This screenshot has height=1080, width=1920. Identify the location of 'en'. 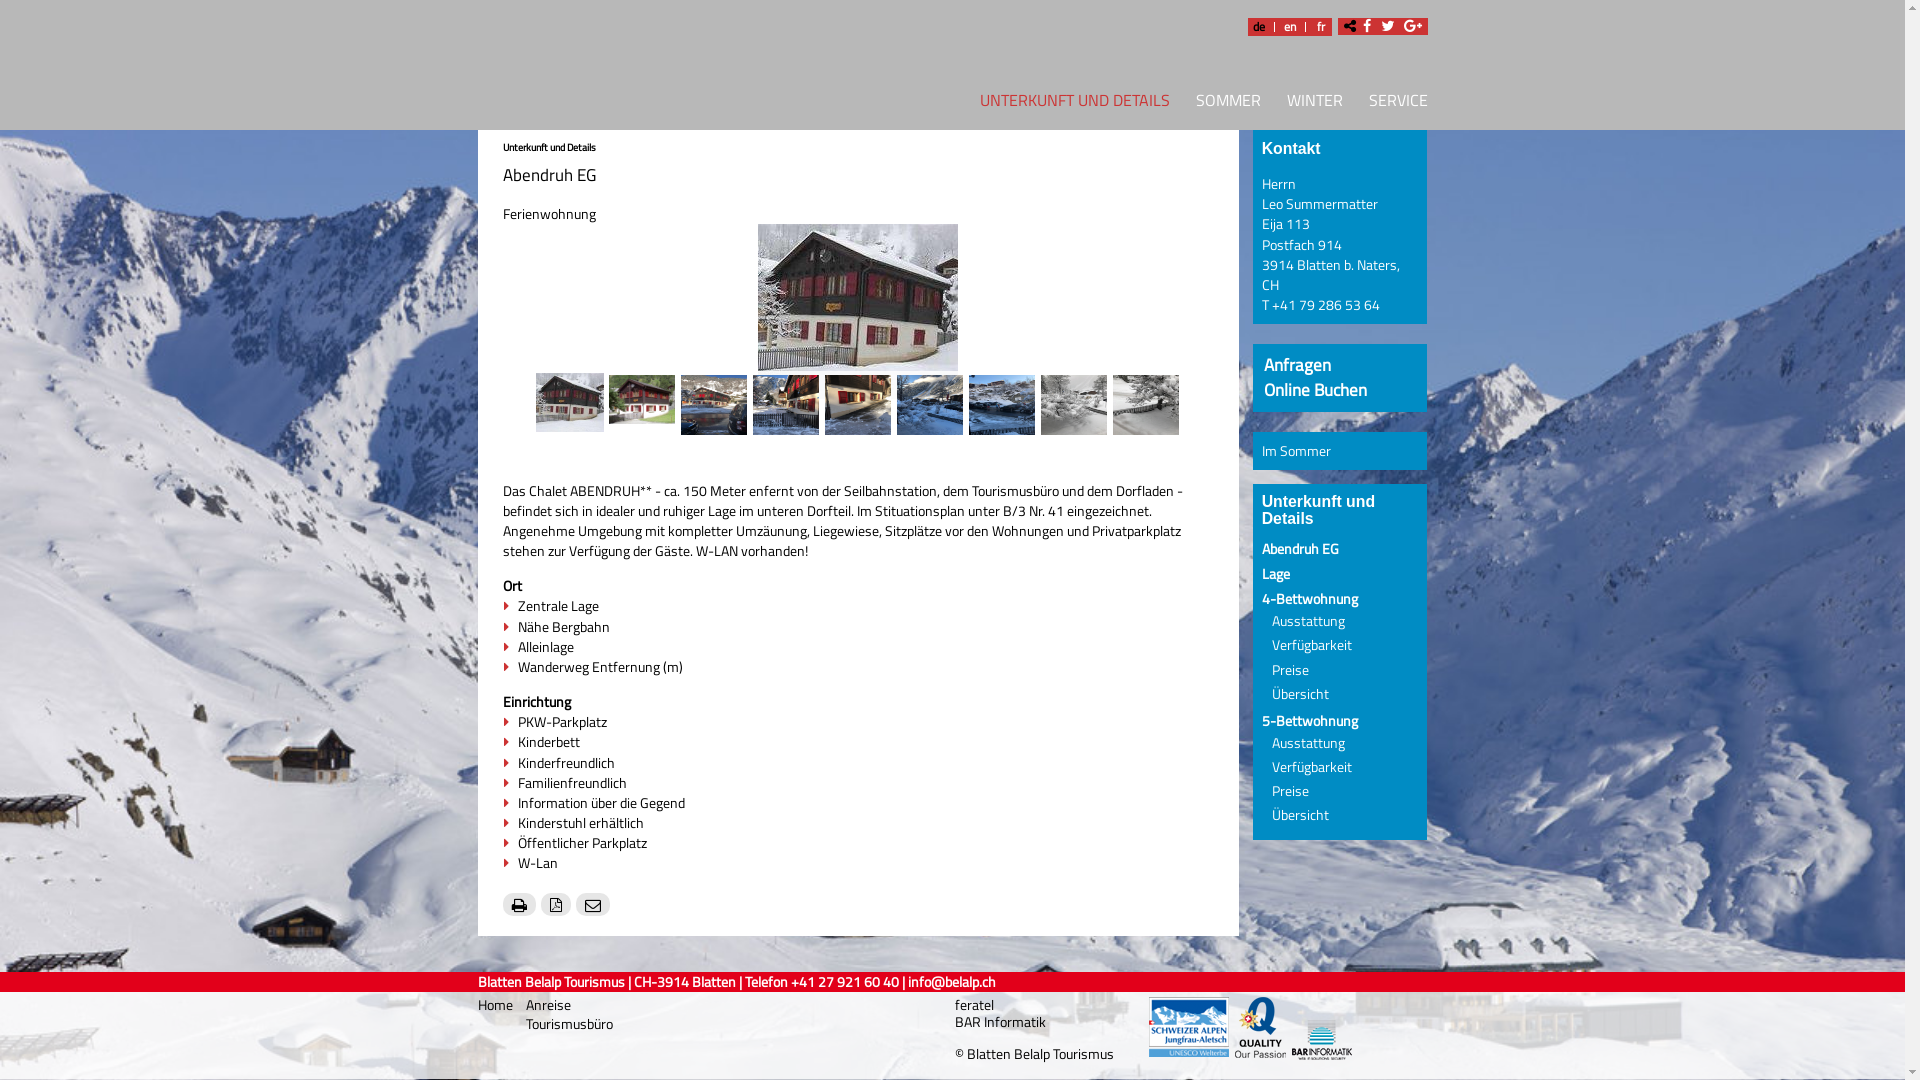
(1289, 26).